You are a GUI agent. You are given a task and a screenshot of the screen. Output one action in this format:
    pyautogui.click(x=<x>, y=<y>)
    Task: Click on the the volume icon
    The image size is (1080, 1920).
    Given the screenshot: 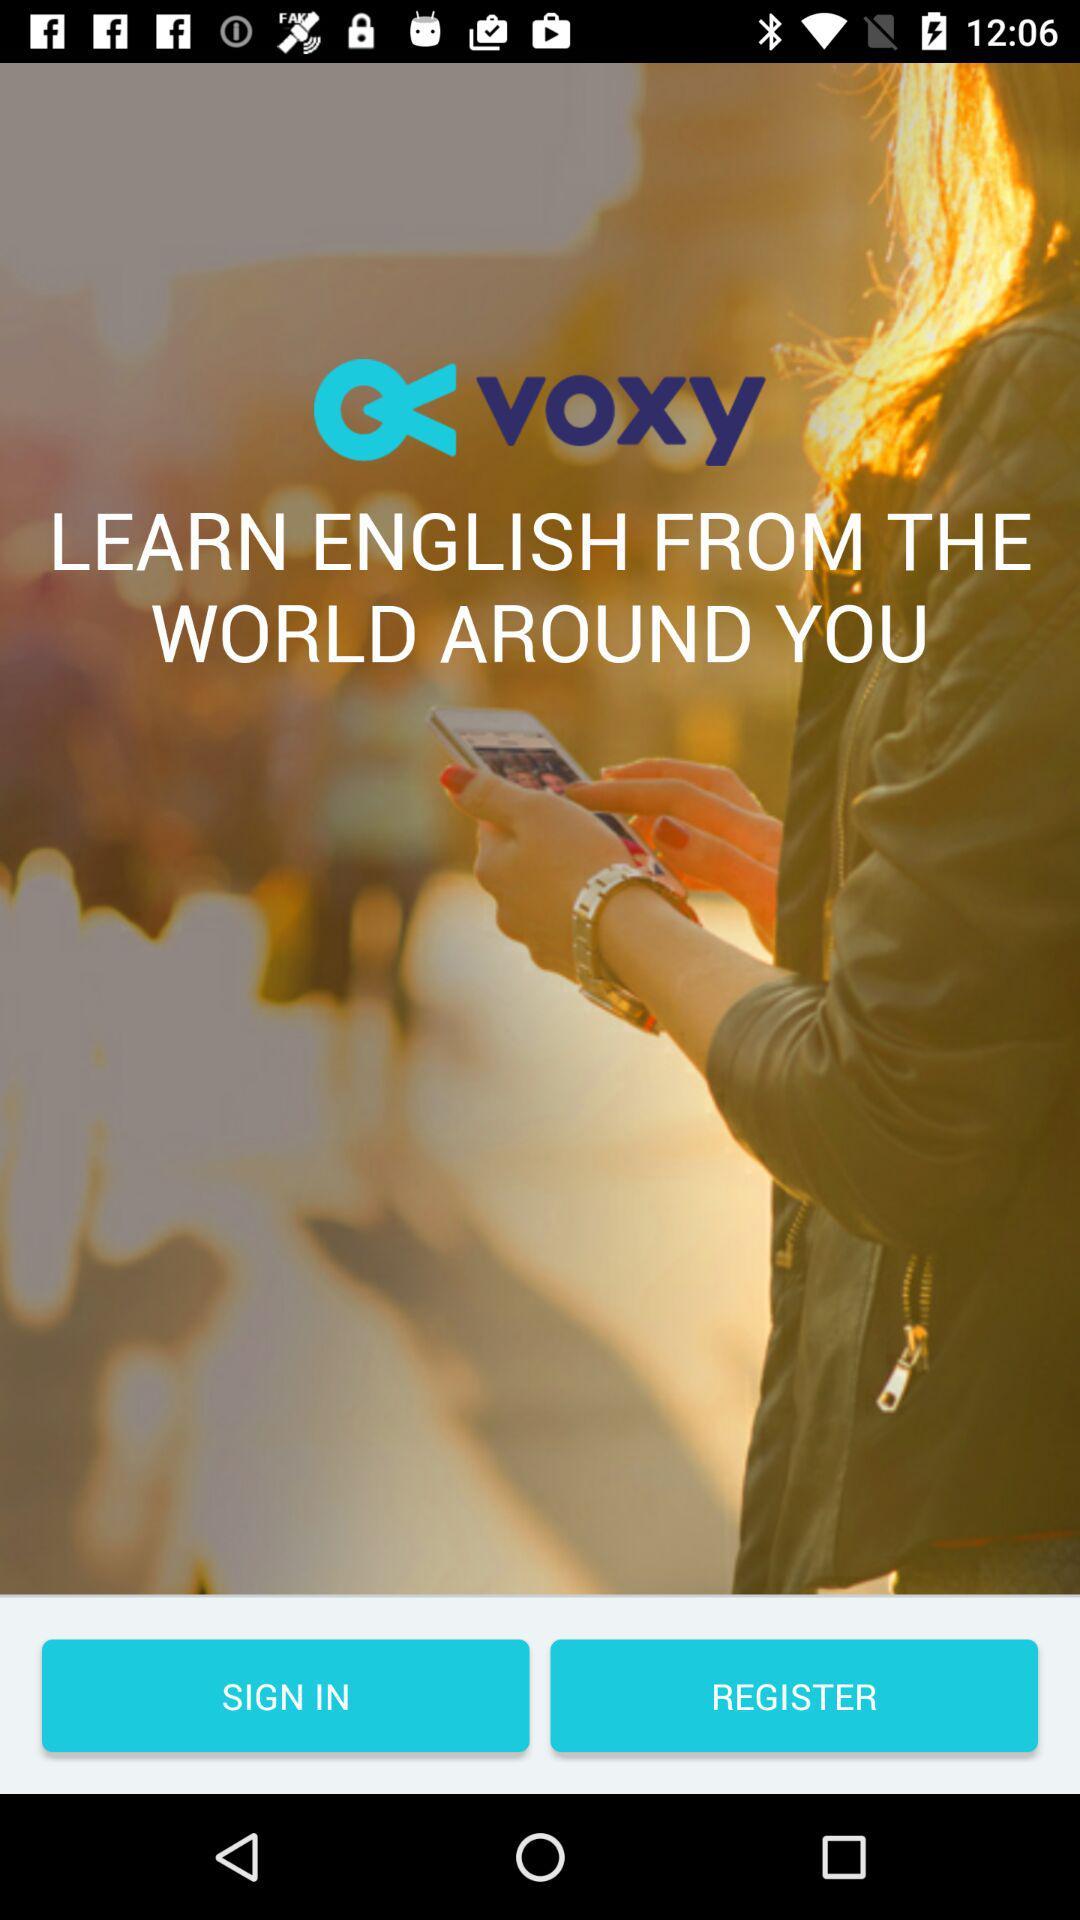 What is the action you would take?
    pyautogui.click(x=540, y=411)
    